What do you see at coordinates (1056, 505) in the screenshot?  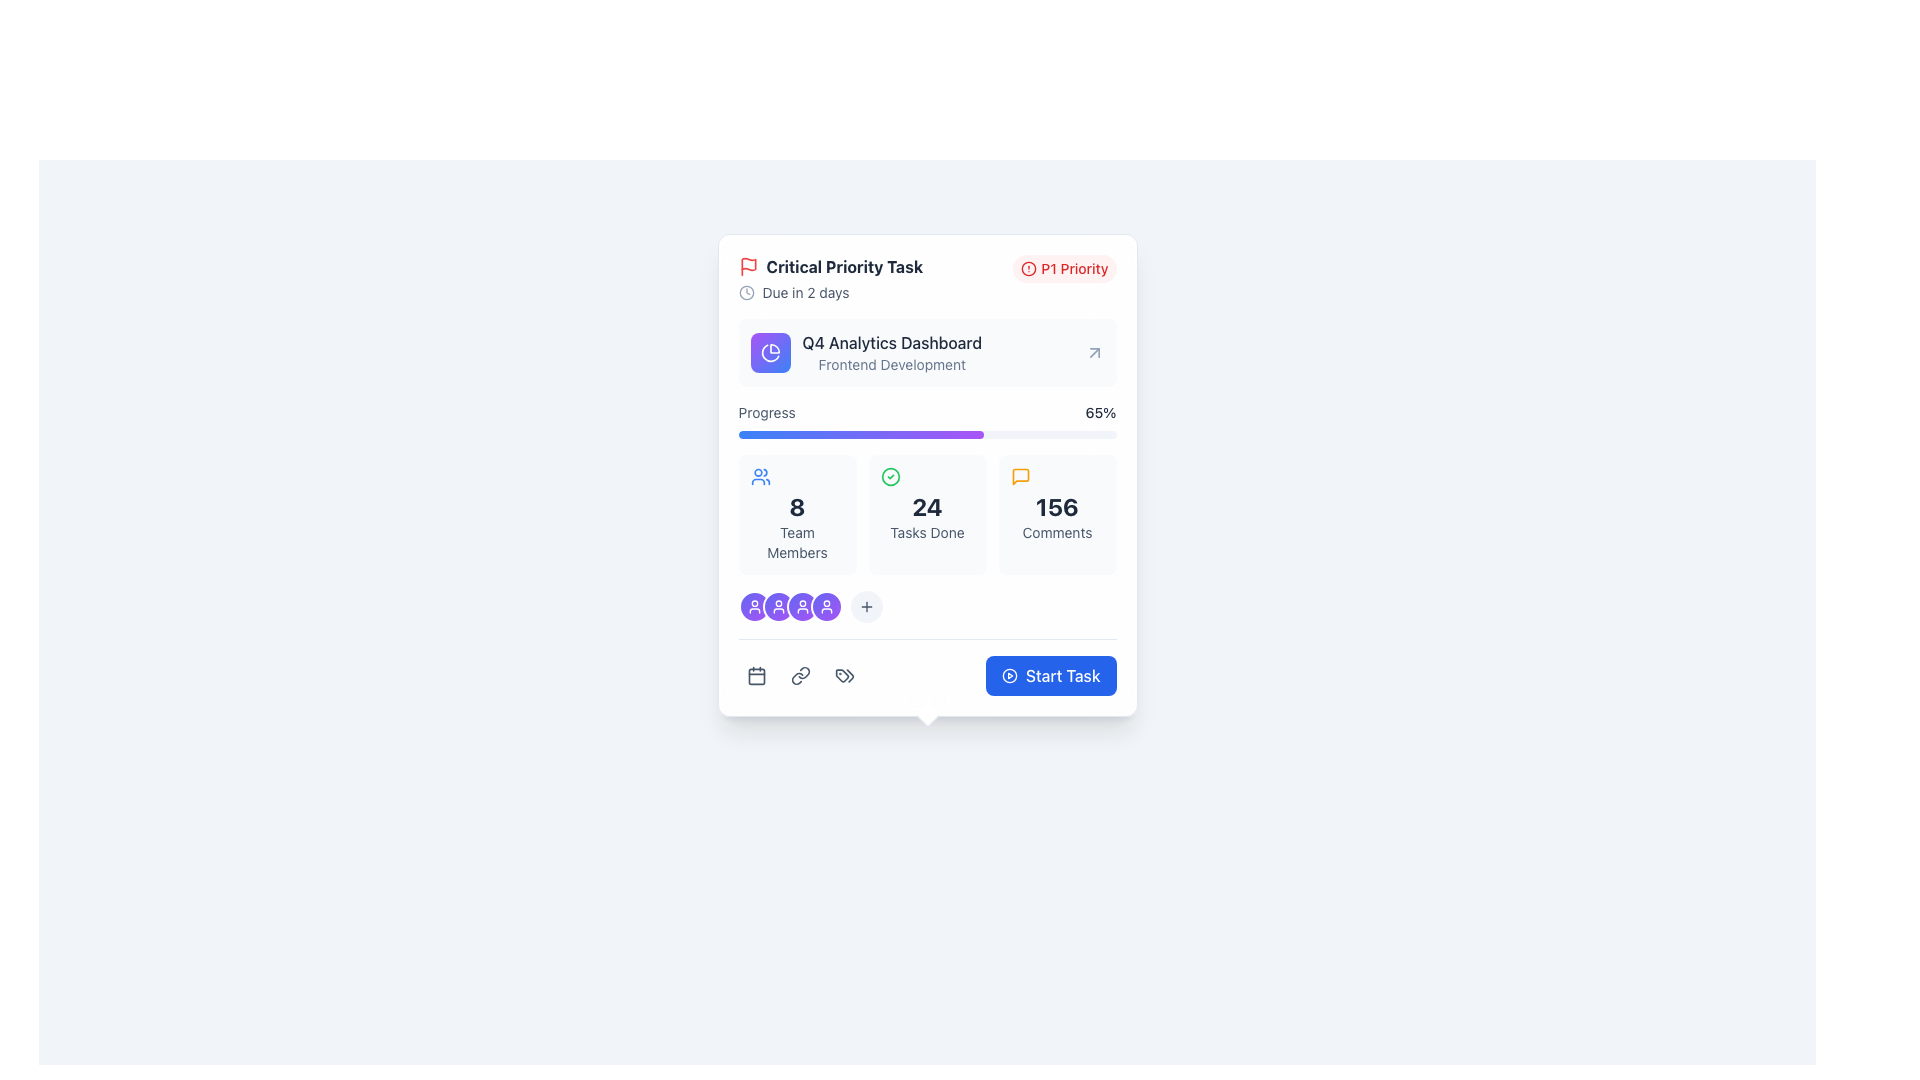 I see `the comments count text displayed in the lower-right section of the card UI, adjacent to the comments icon and the label 'Comments', to interact with related actions` at bounding box center [1056, 505].